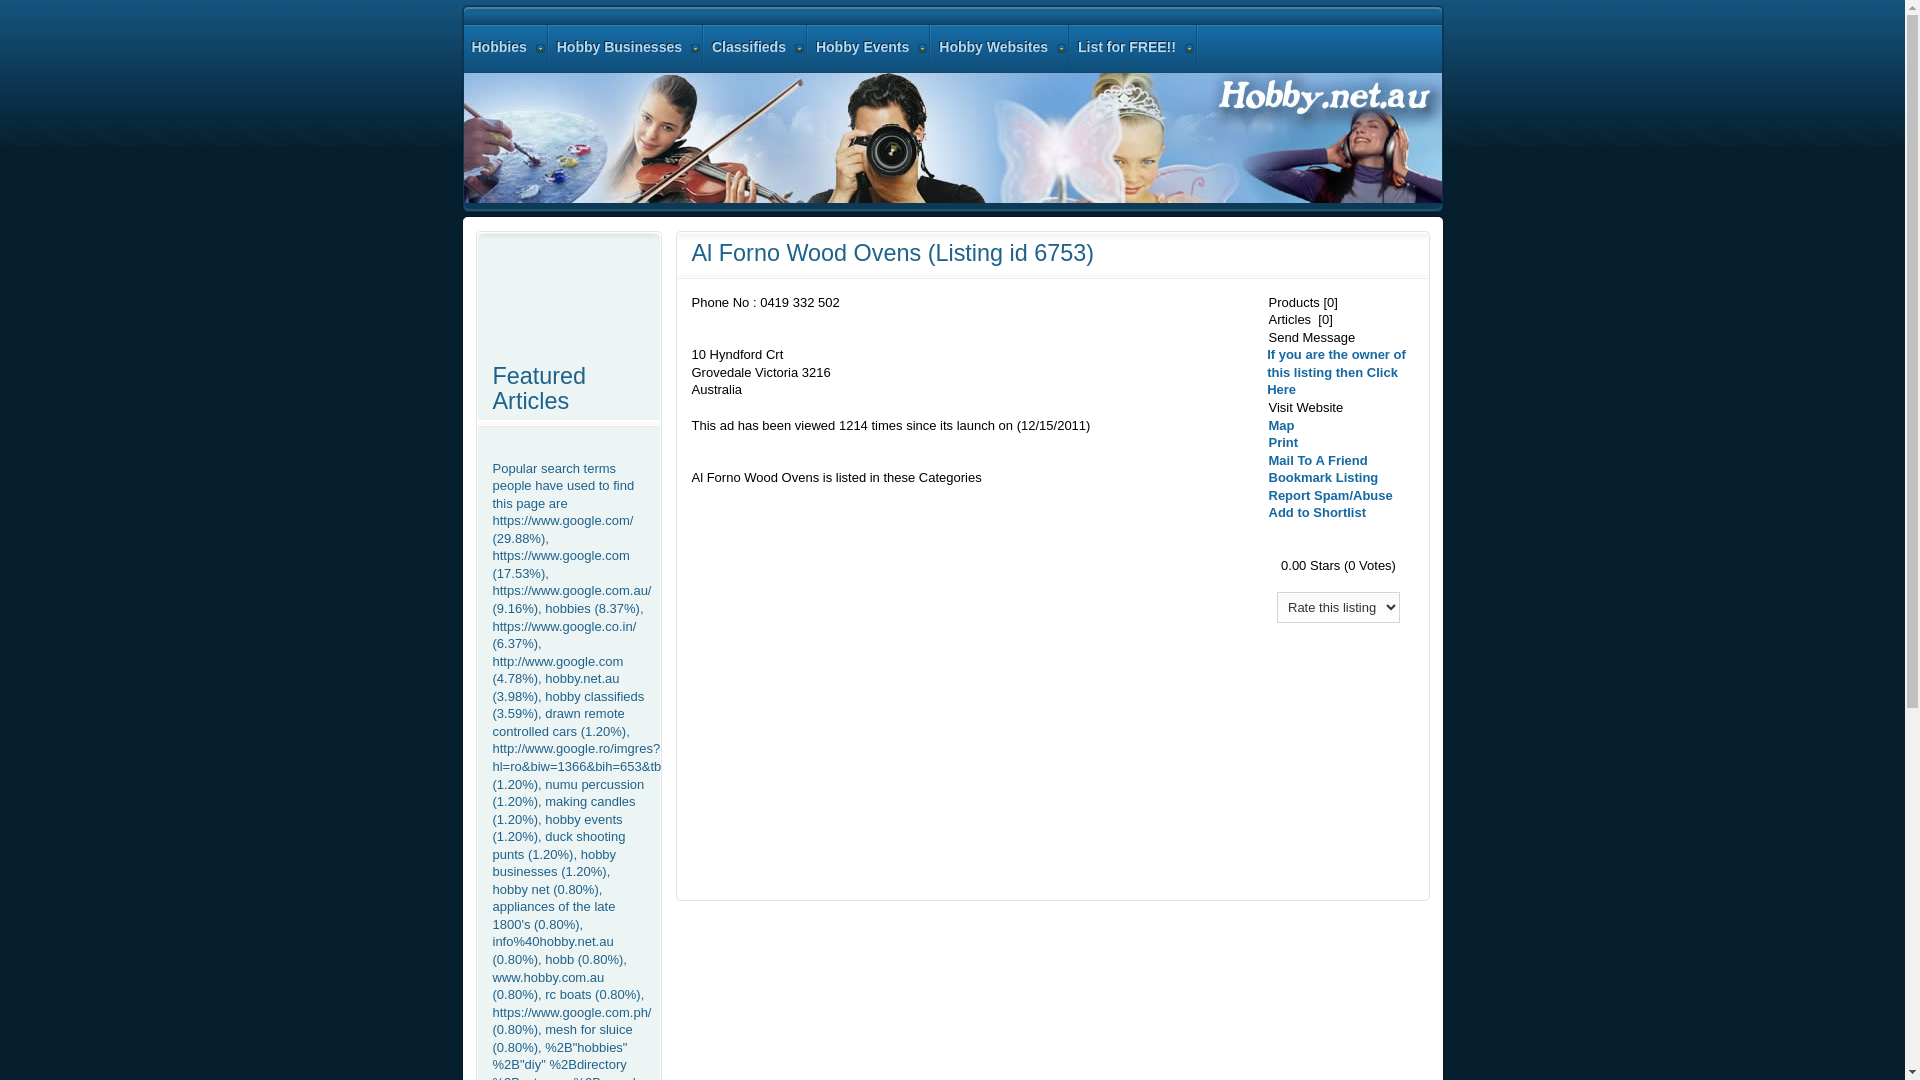 This screenshot has height=1080, width=1920. What do you see at coordinates (1317, 460) in the screenshot?
I see `'Mail To A Friend'` at bounding box center [1317, 460].